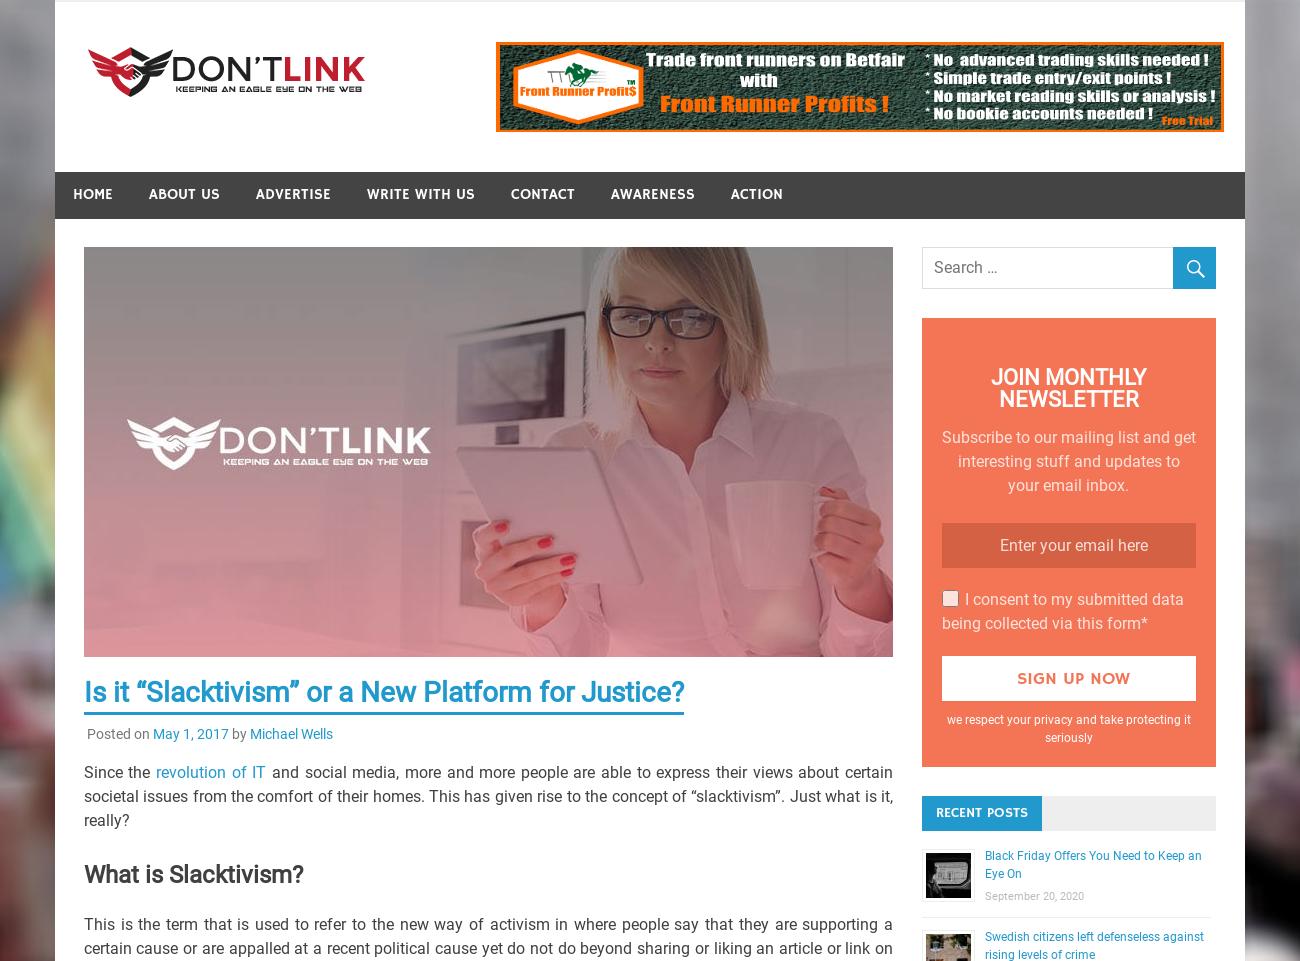 The height and width of the screenshot is (961, 1300). I want to click on 'we respect your privacy and take protecting it seriously', so click(1067, 729).